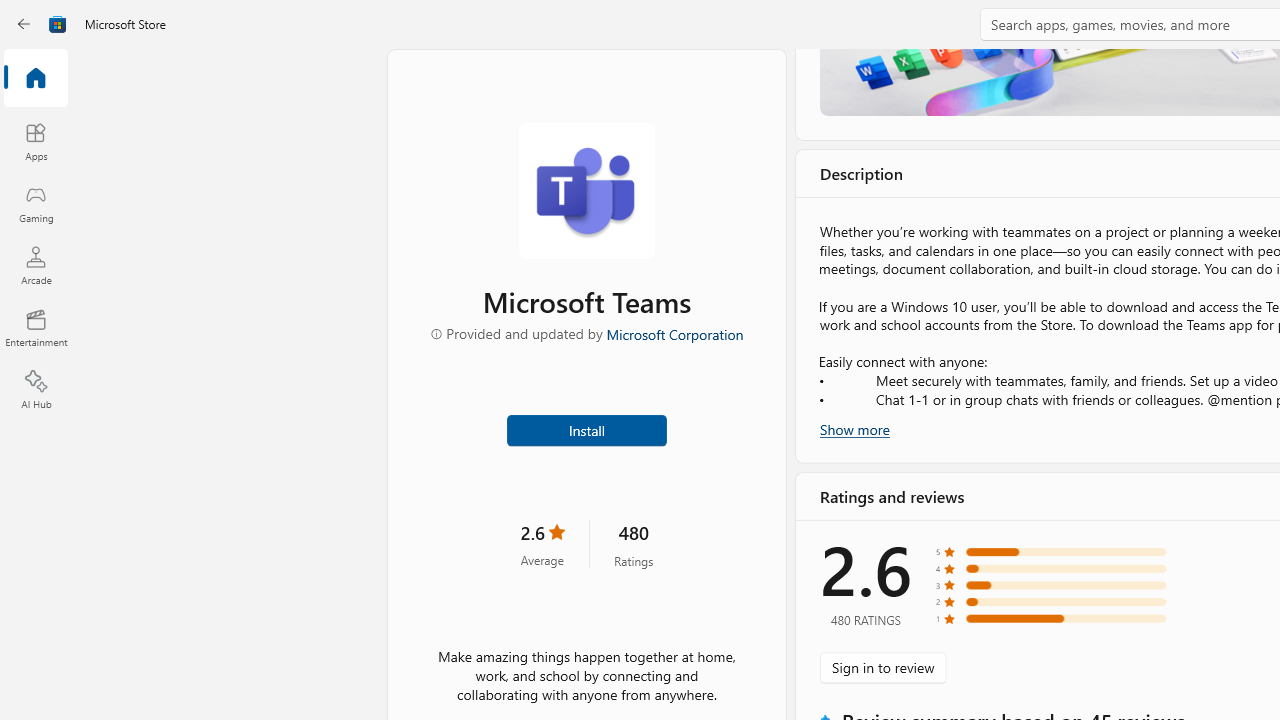 The height and width of the screenshot is (720, 1280). I want to click on 'AI Hub', so click(35, 390).